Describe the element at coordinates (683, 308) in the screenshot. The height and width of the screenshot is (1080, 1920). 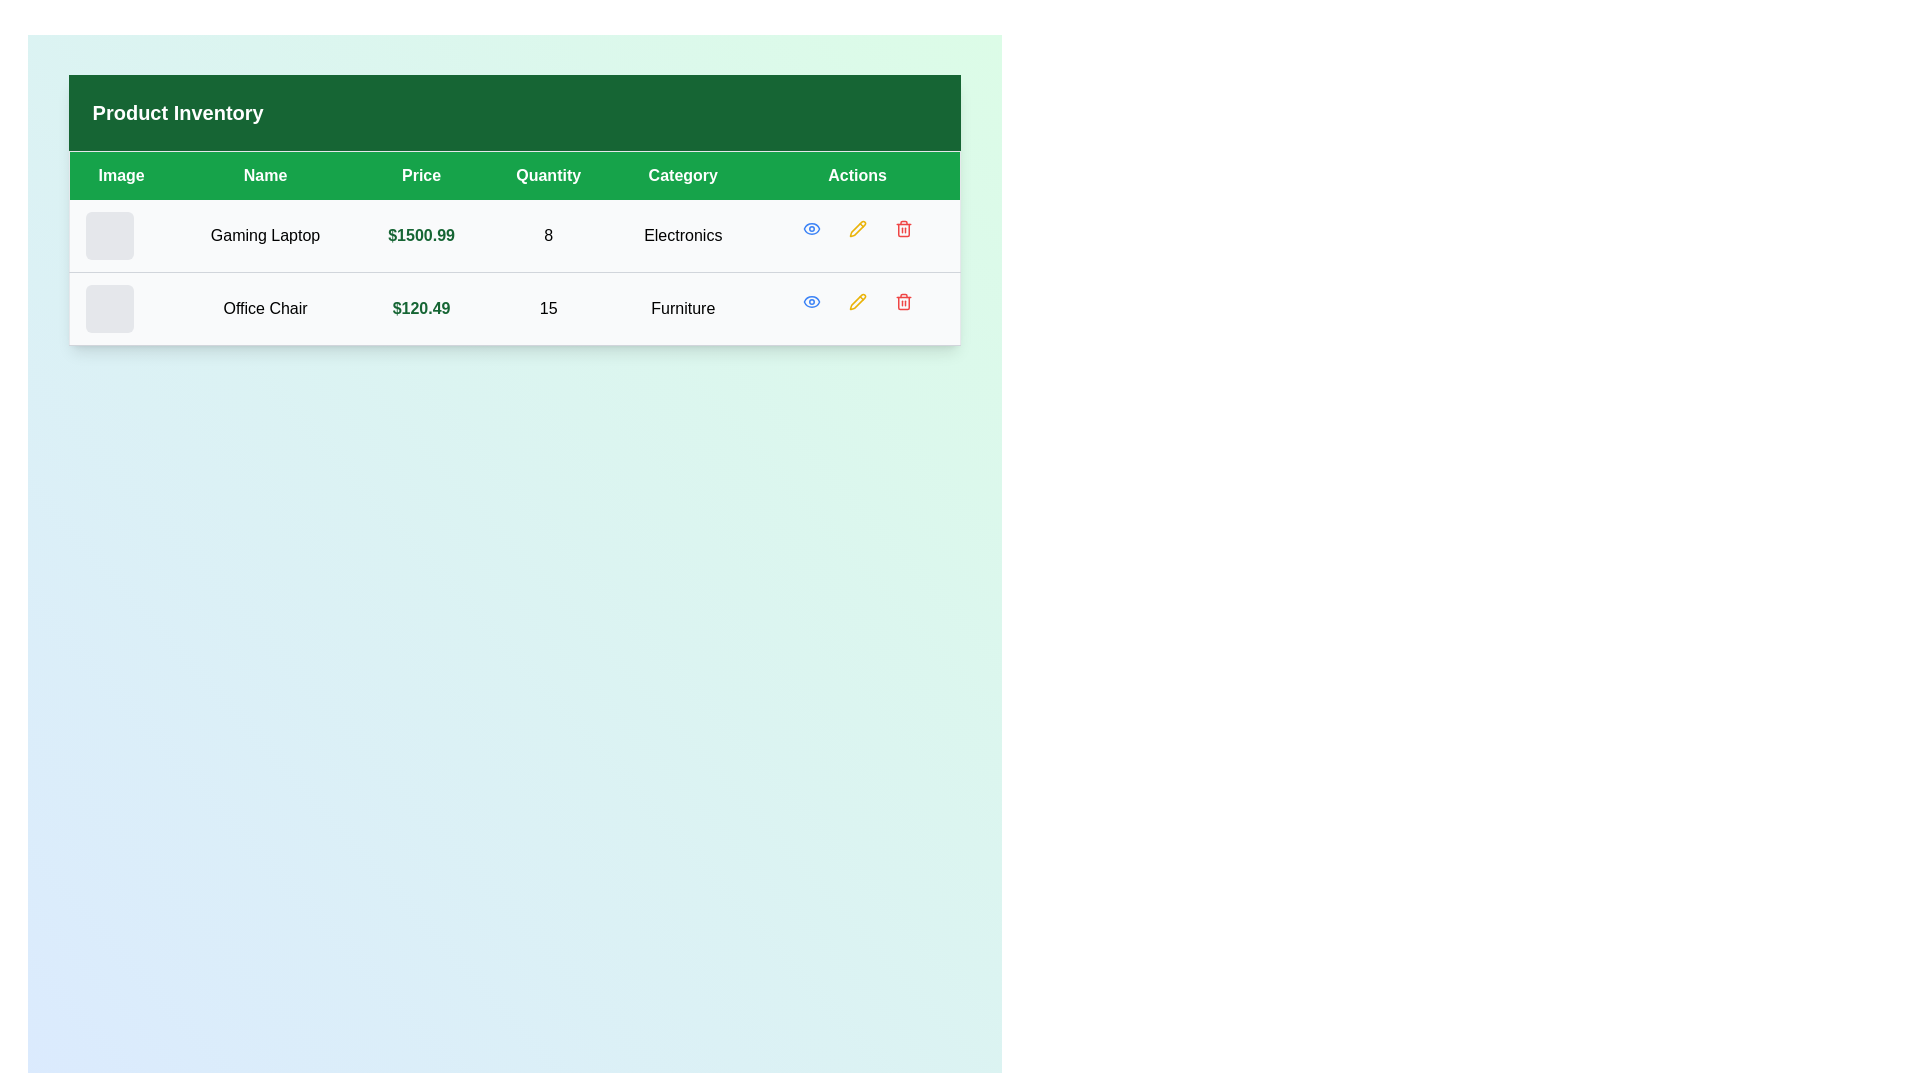
I see `the Text label in the 'Category' column of the second row, which describes the product classification for 'Office Chair'` at that location.